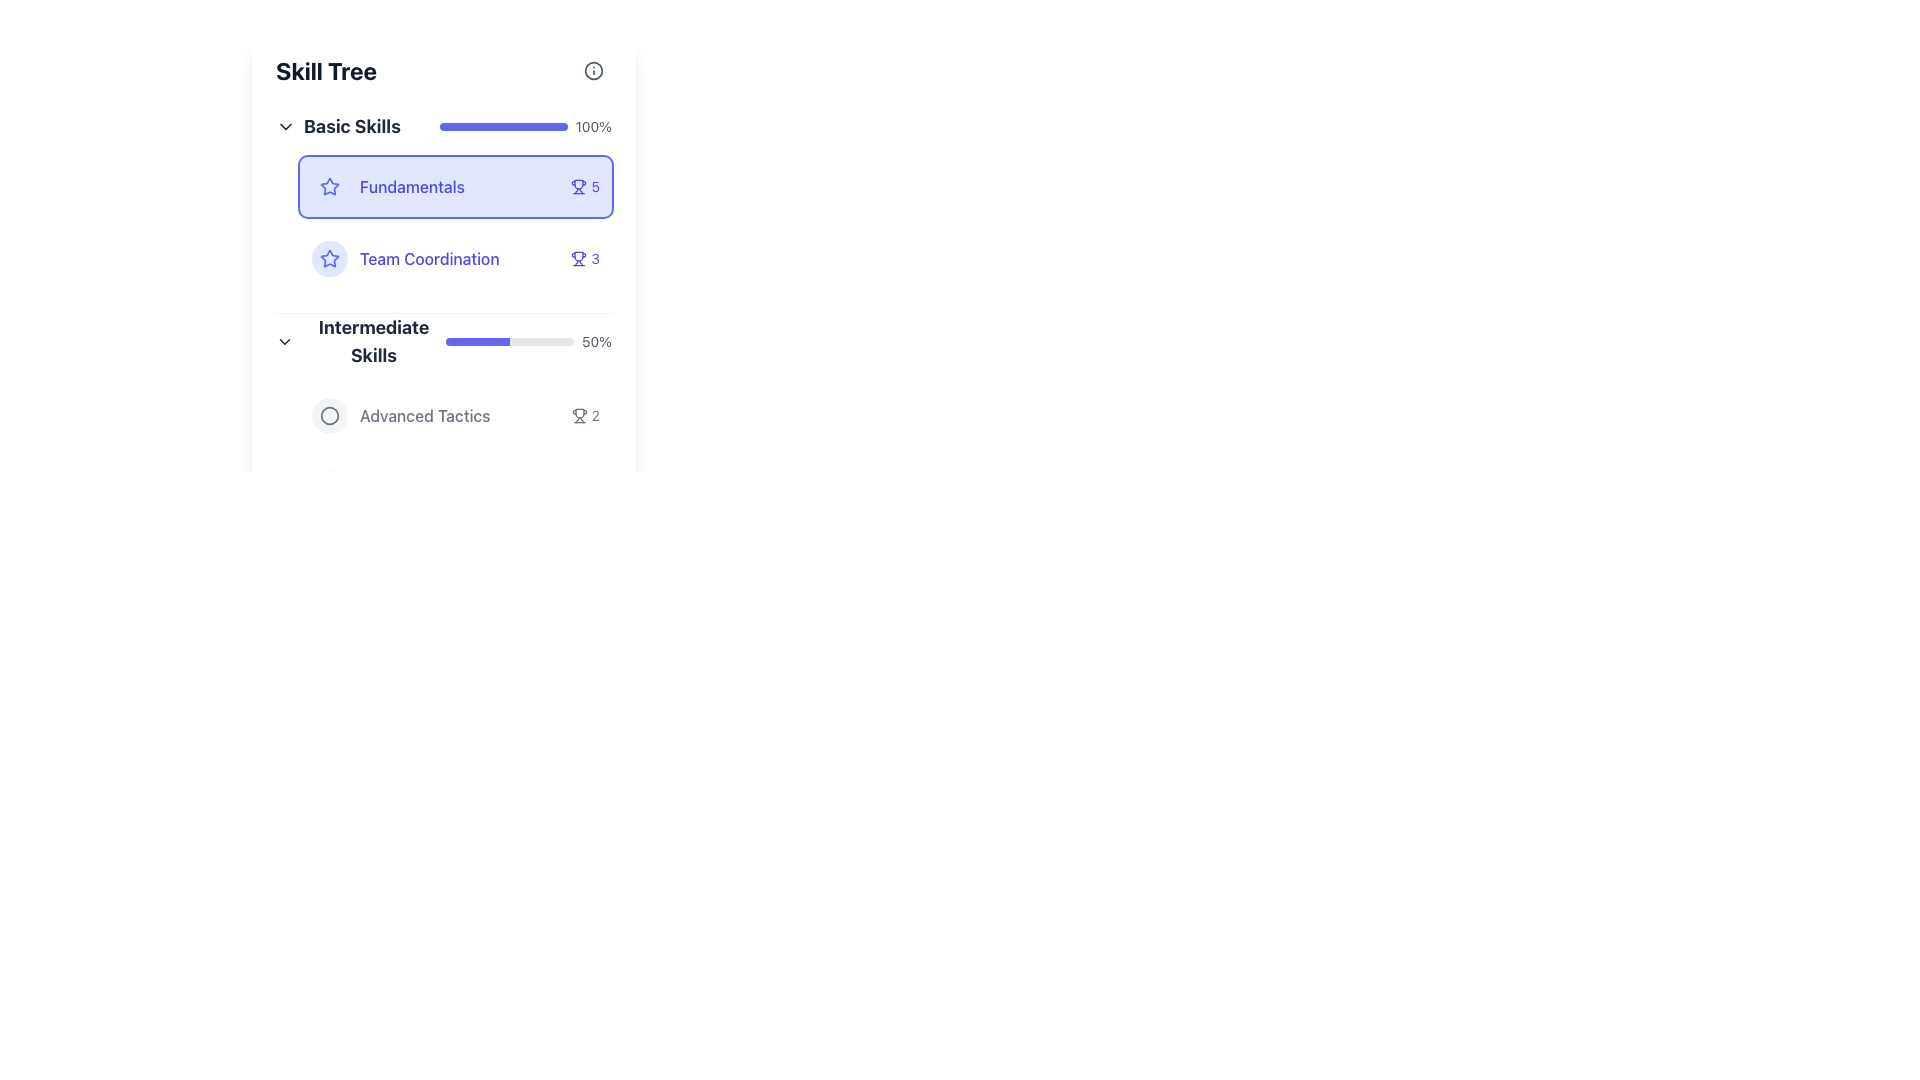 Image resolution: width=1920 pixels, height=1080 pixels. Describe the element at coordinates (283, 341) in the screenshot. I see `the right-facing chevron icon with a thin border and round edge, located next to the text 'Intermediate Skills'` at that location.